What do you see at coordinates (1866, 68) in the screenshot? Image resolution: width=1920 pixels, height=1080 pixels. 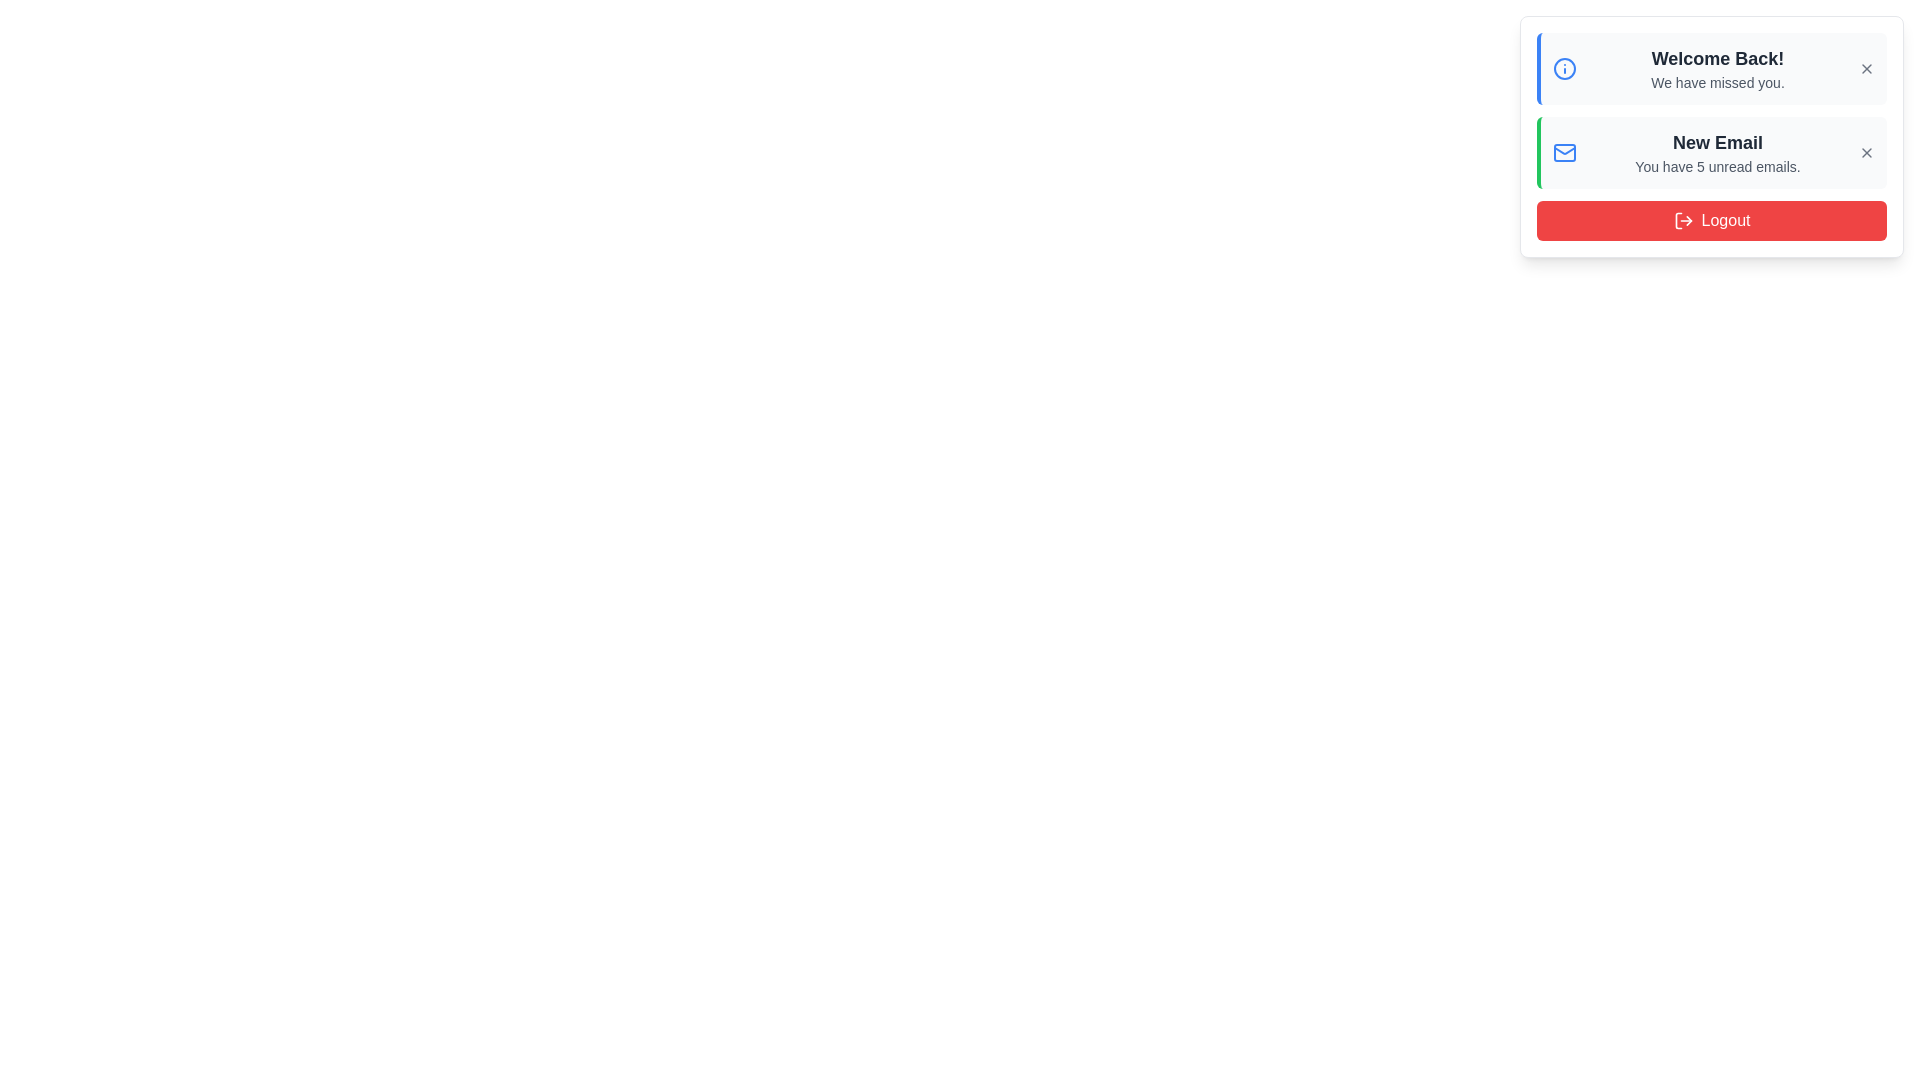 I see `the small interactive close button represented by an 'X' icon in the top-right corner of the 'Welcome Back!' notification card` at bounding box center [1866, 68].